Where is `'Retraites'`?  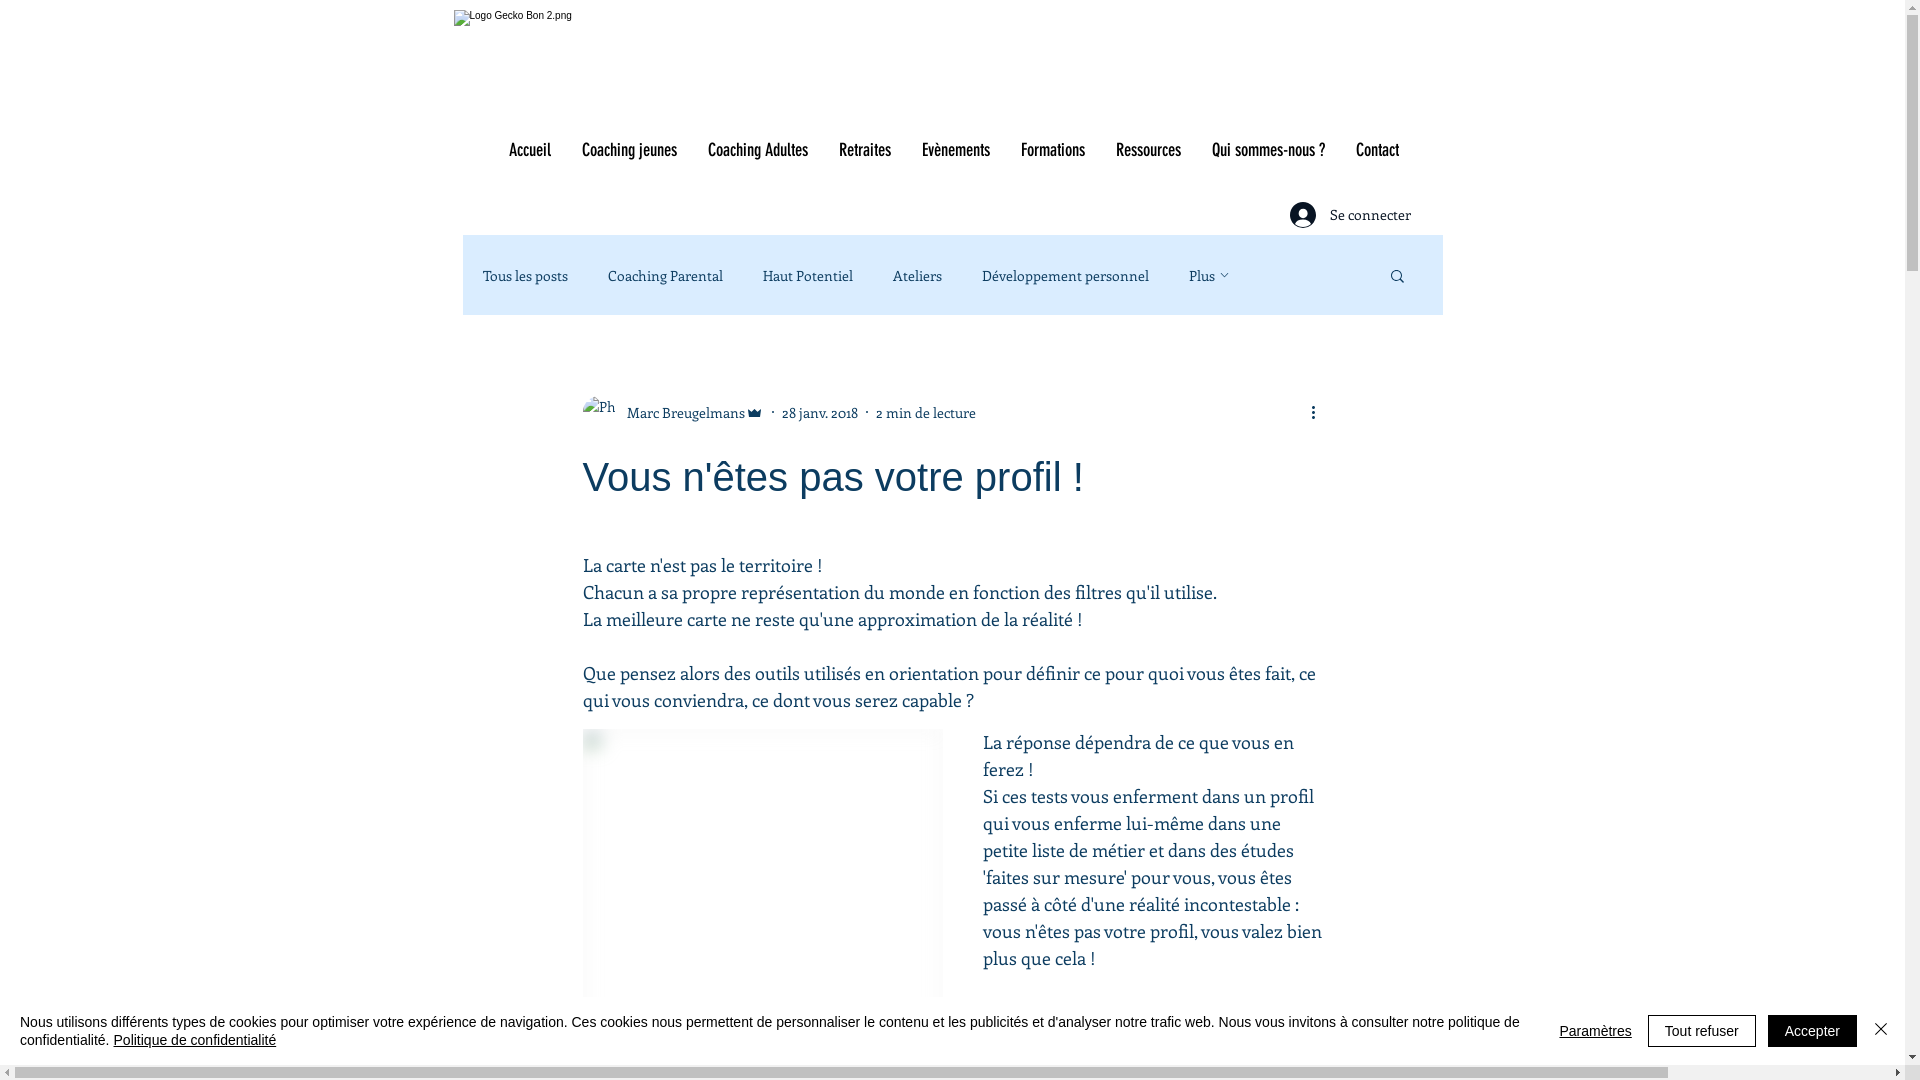 'Retraites' is located at coordinates (863, 149).